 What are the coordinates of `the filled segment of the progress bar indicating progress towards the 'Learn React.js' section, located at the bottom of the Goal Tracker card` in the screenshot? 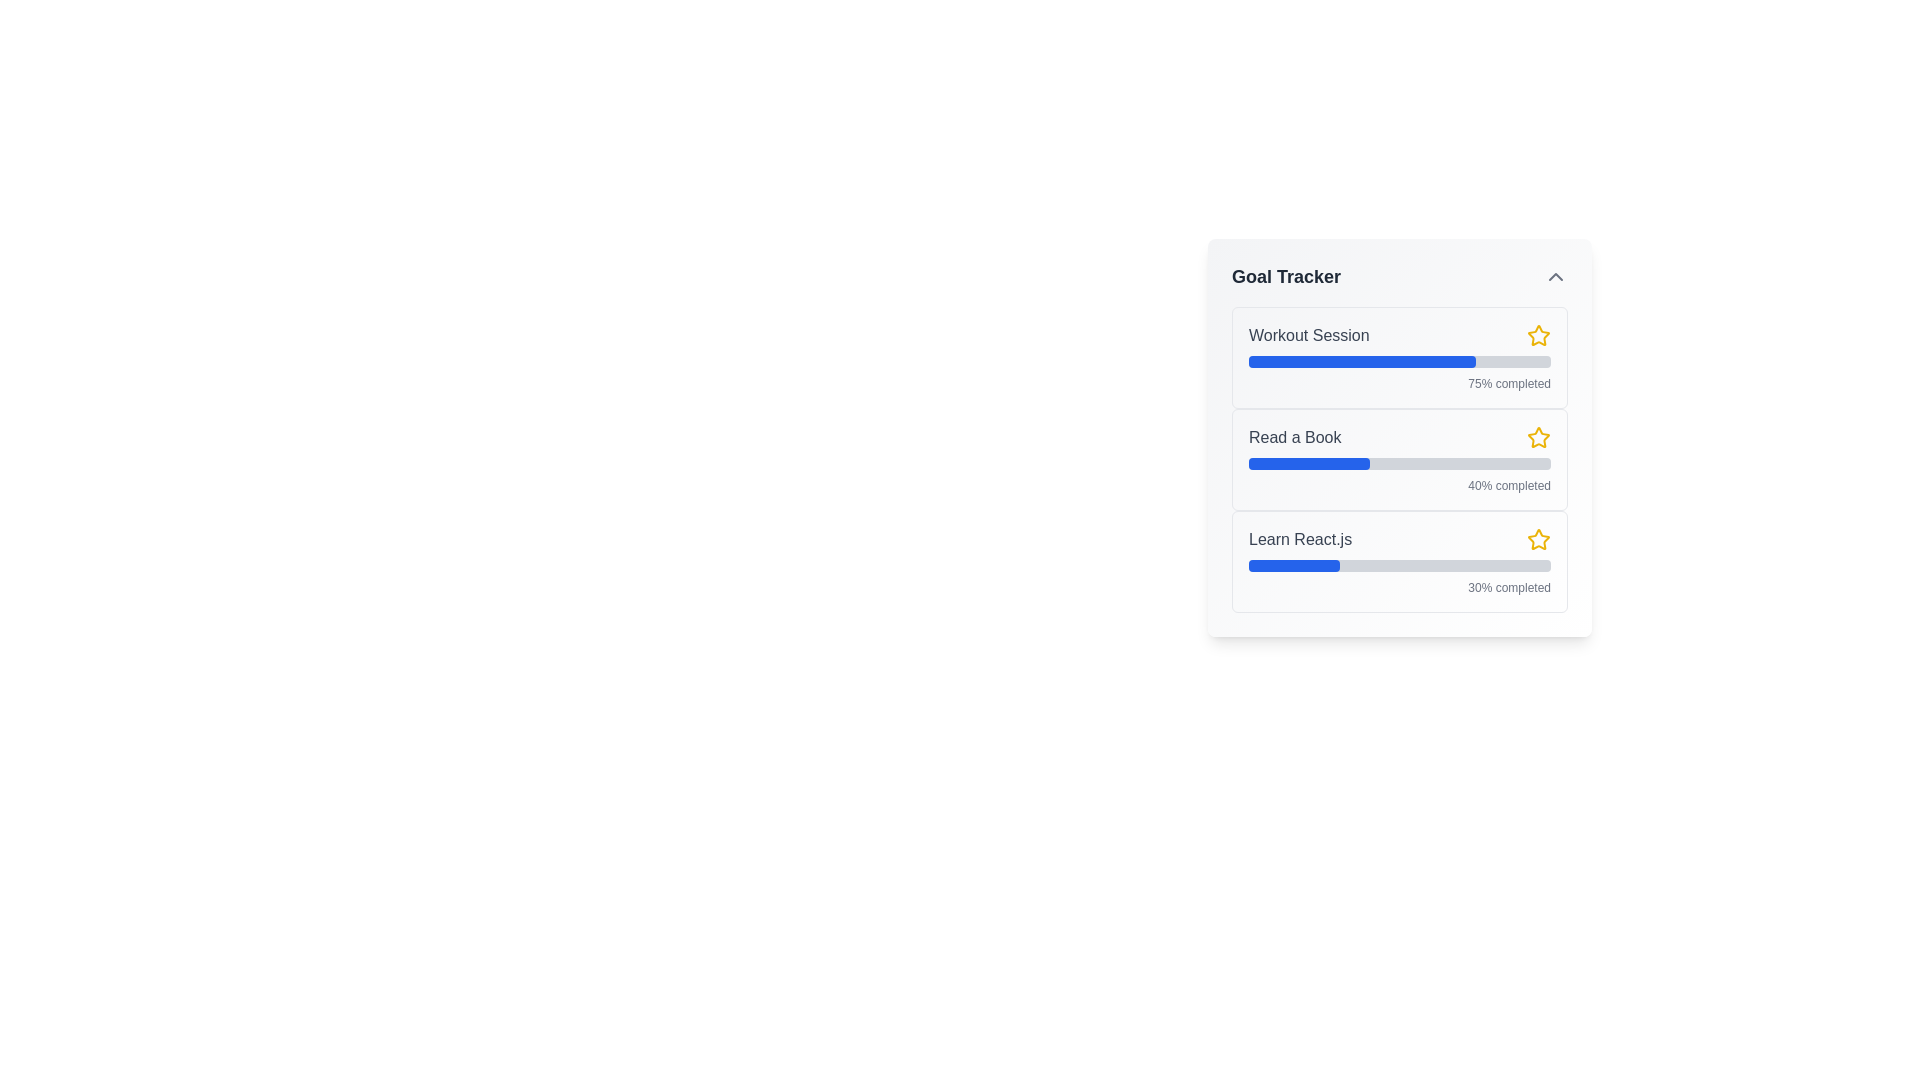 It's located at (1294, 566).